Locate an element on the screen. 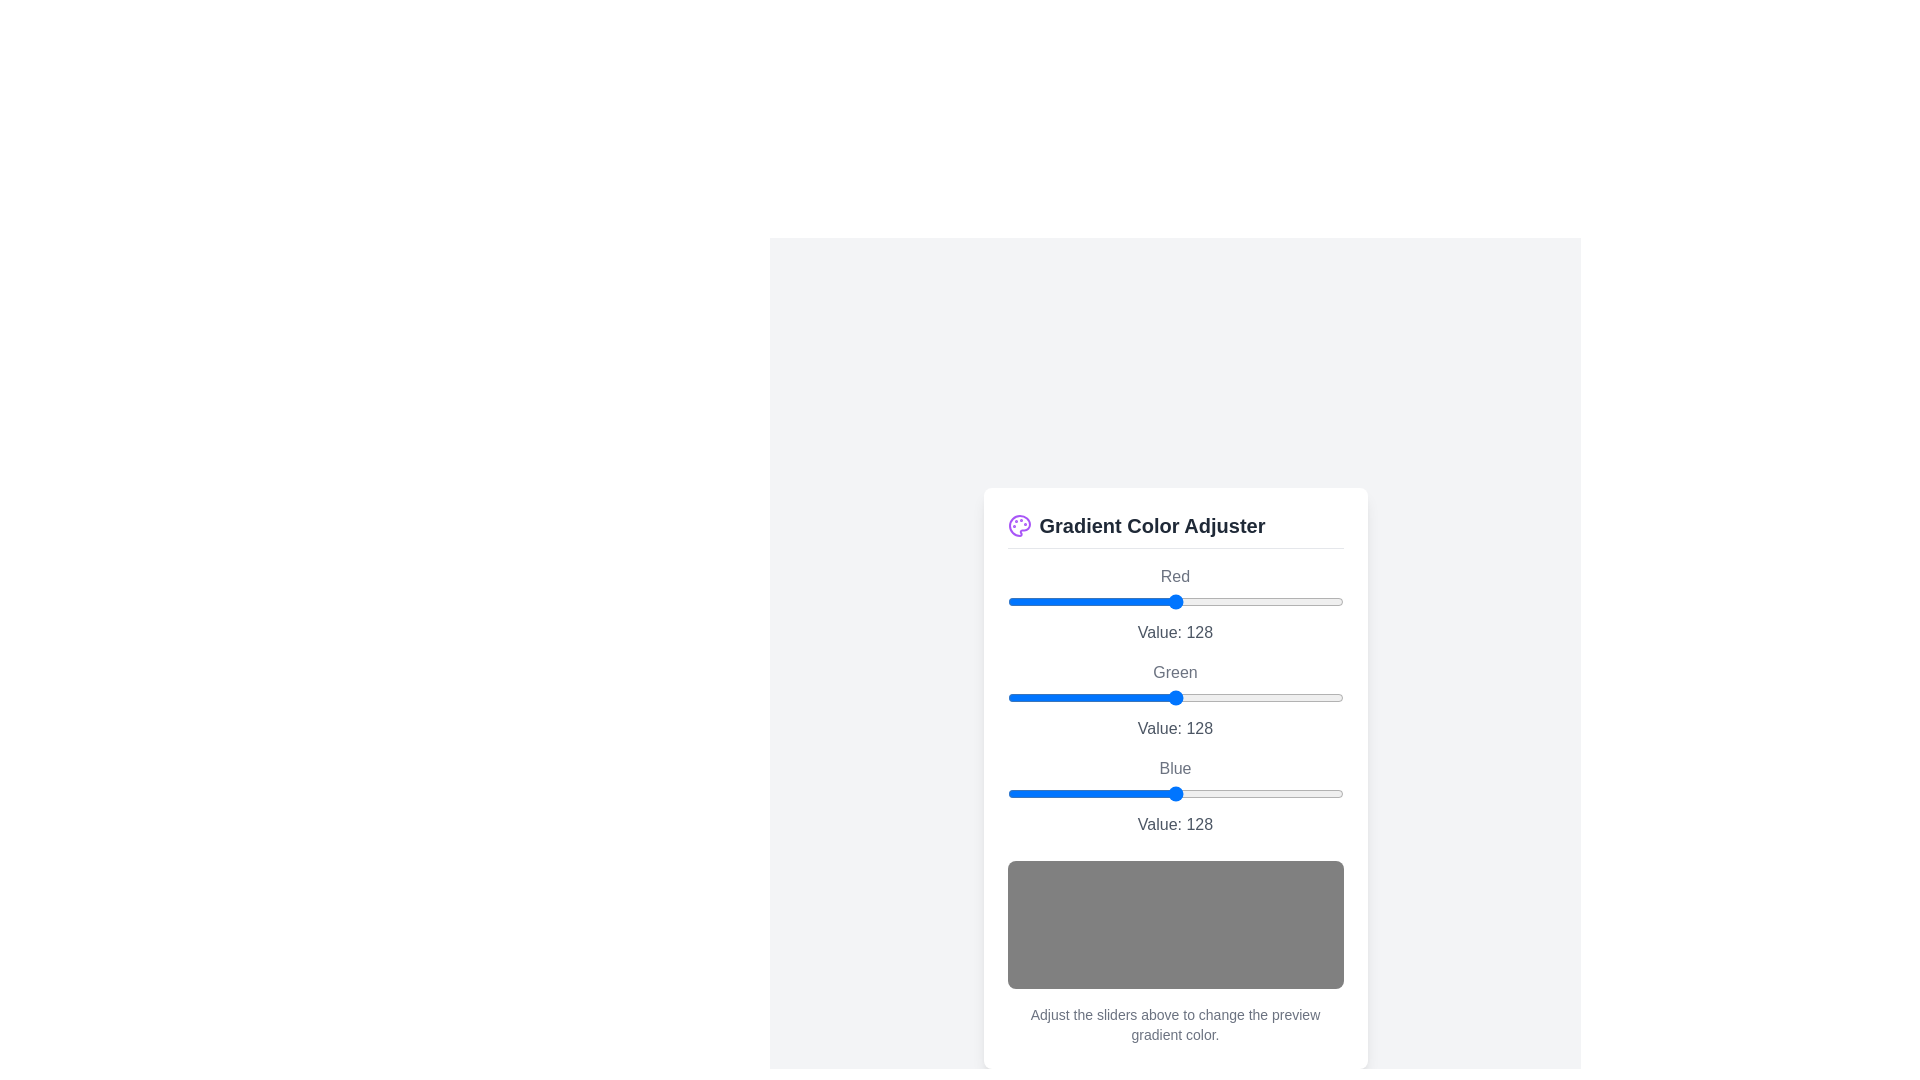 This screenshot has width=1920, height=1080. the blue slider to set its value to 137 is located at coordinates (1188, 792).